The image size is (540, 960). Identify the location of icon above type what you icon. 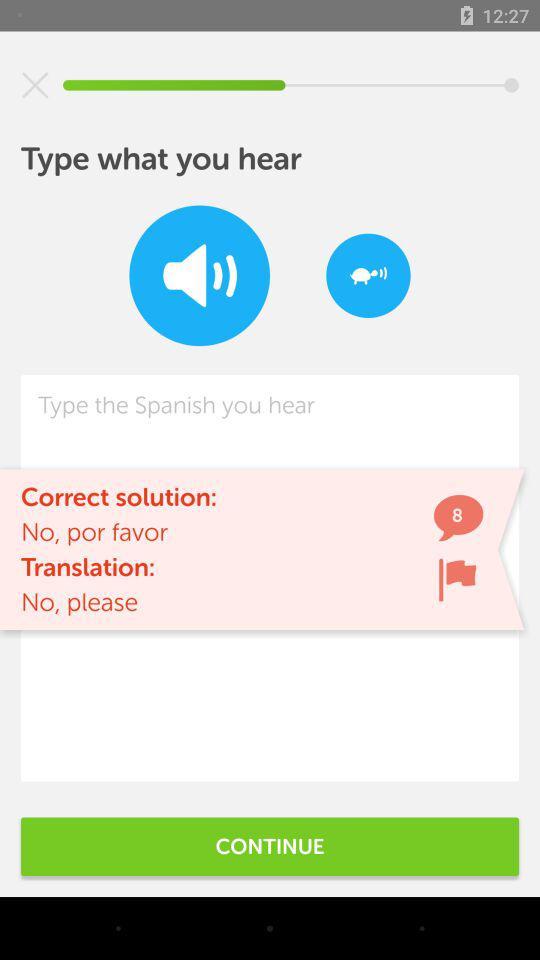
(35, 85).